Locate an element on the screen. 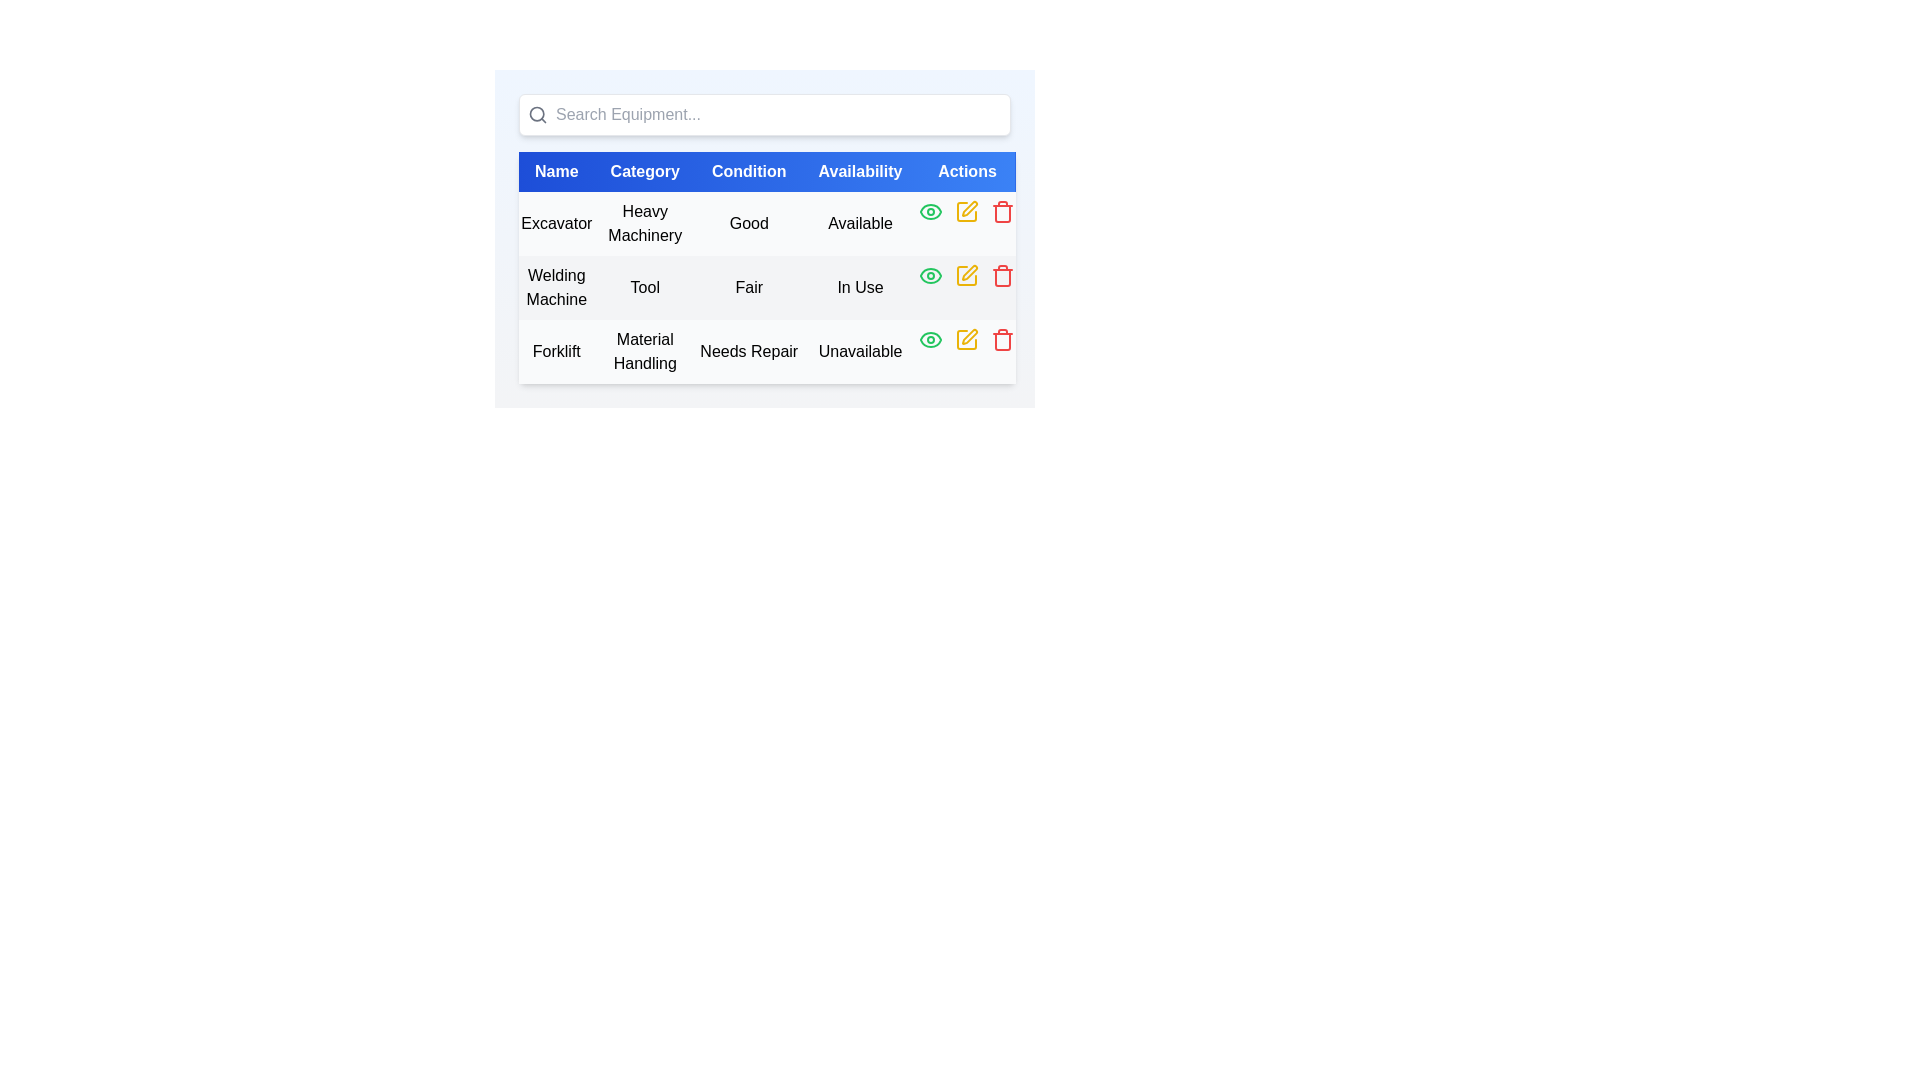 This screenshot has width=1920, height=1080. the Text label that displays the condition status of the Welding Machine, located in the third column of the second row of the table, next to the 'Tool' label on the left and 'In Use' label on the right is located at coordinates (748, 288).